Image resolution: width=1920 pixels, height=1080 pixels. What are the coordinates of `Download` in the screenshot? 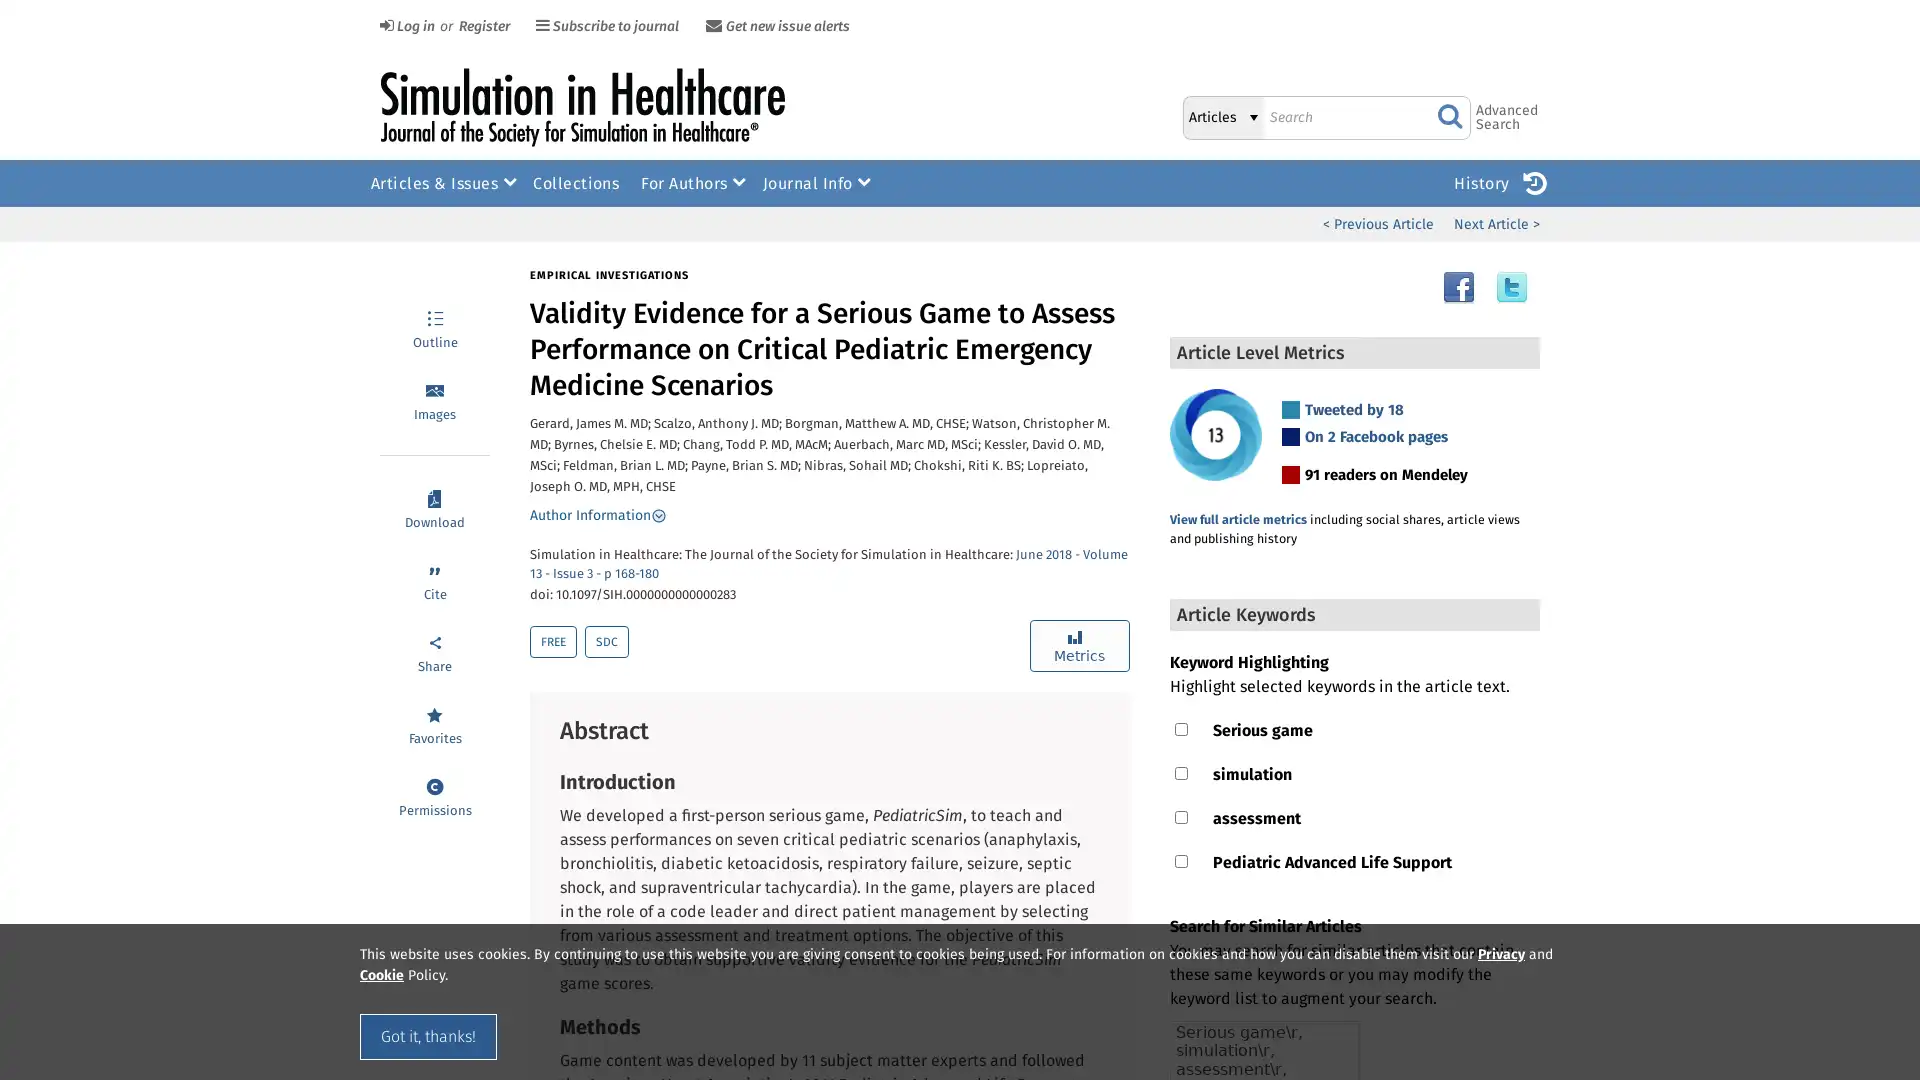 It's located at (434, 507).